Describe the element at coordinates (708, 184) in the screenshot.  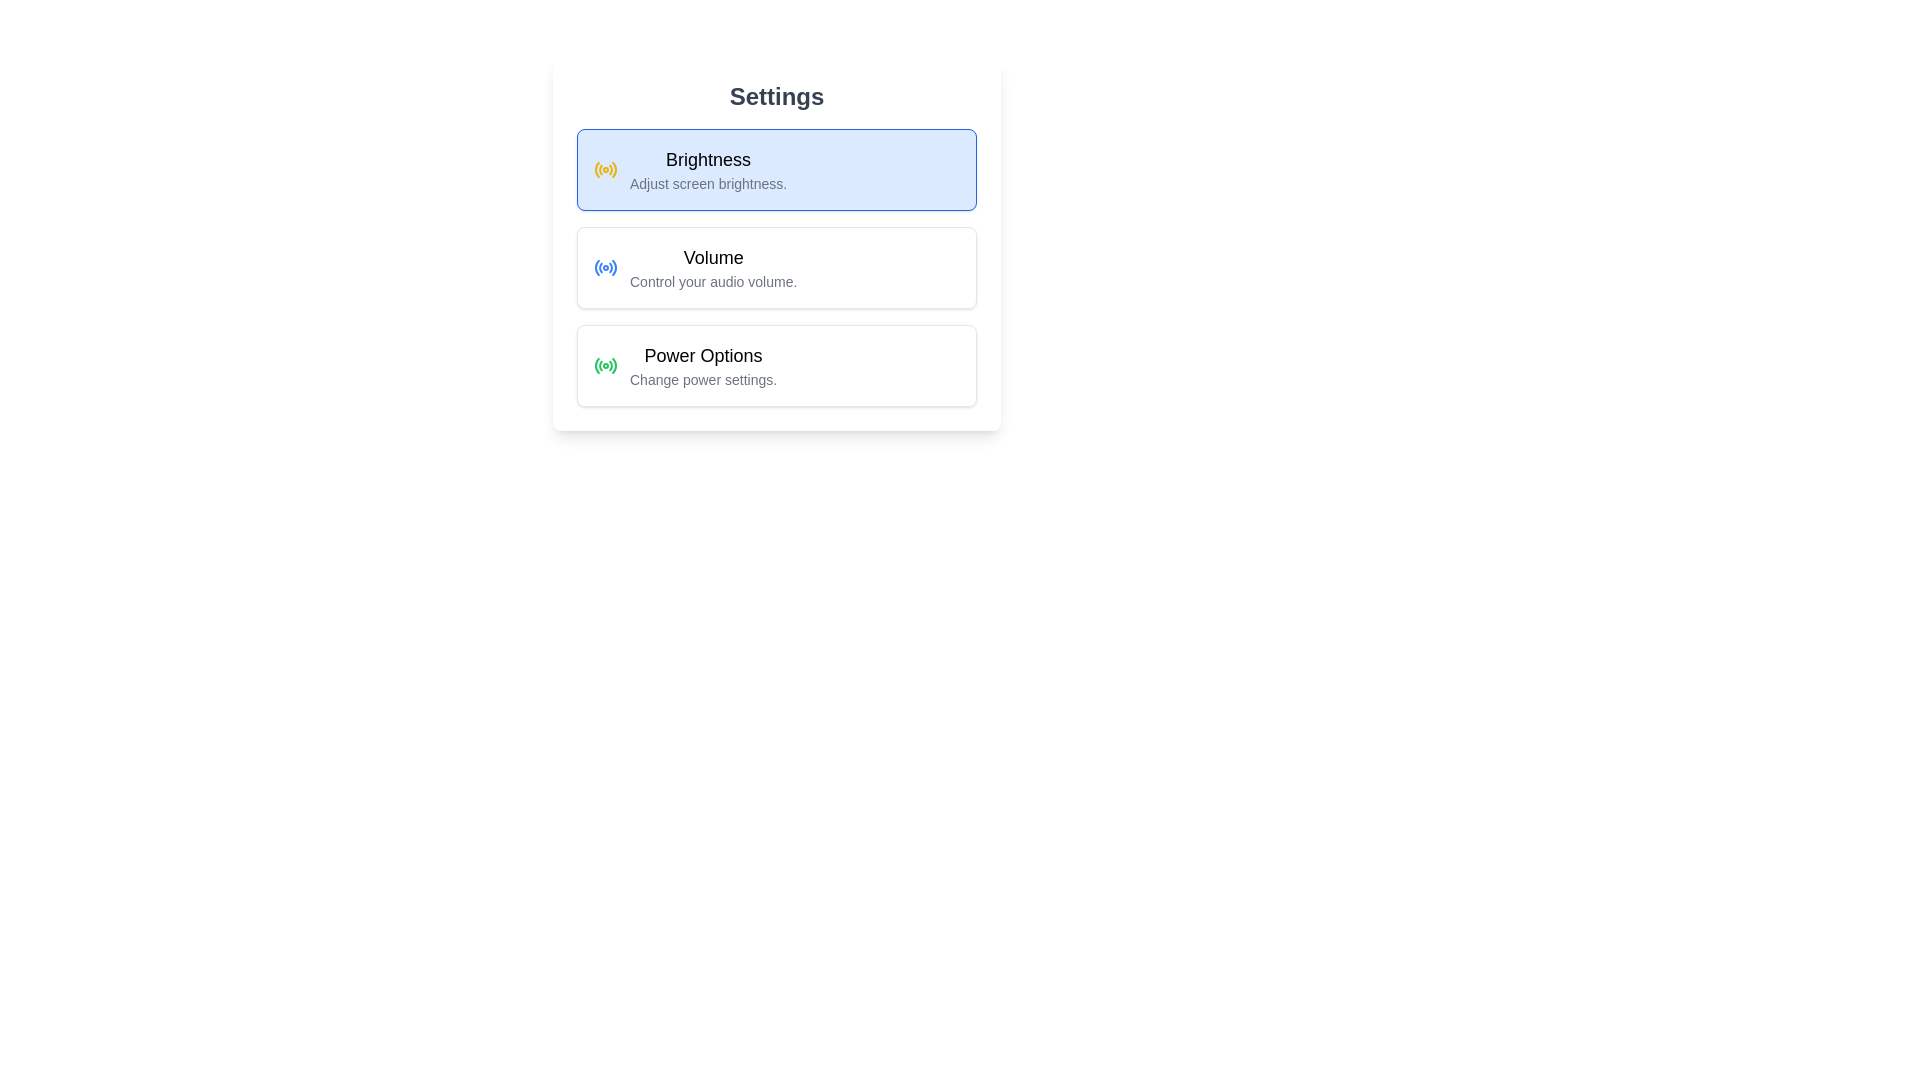
I see `the static text label that provides additional information about brightness adjustments, positioned below the 'Brightness' header in the settings categories` at that location.